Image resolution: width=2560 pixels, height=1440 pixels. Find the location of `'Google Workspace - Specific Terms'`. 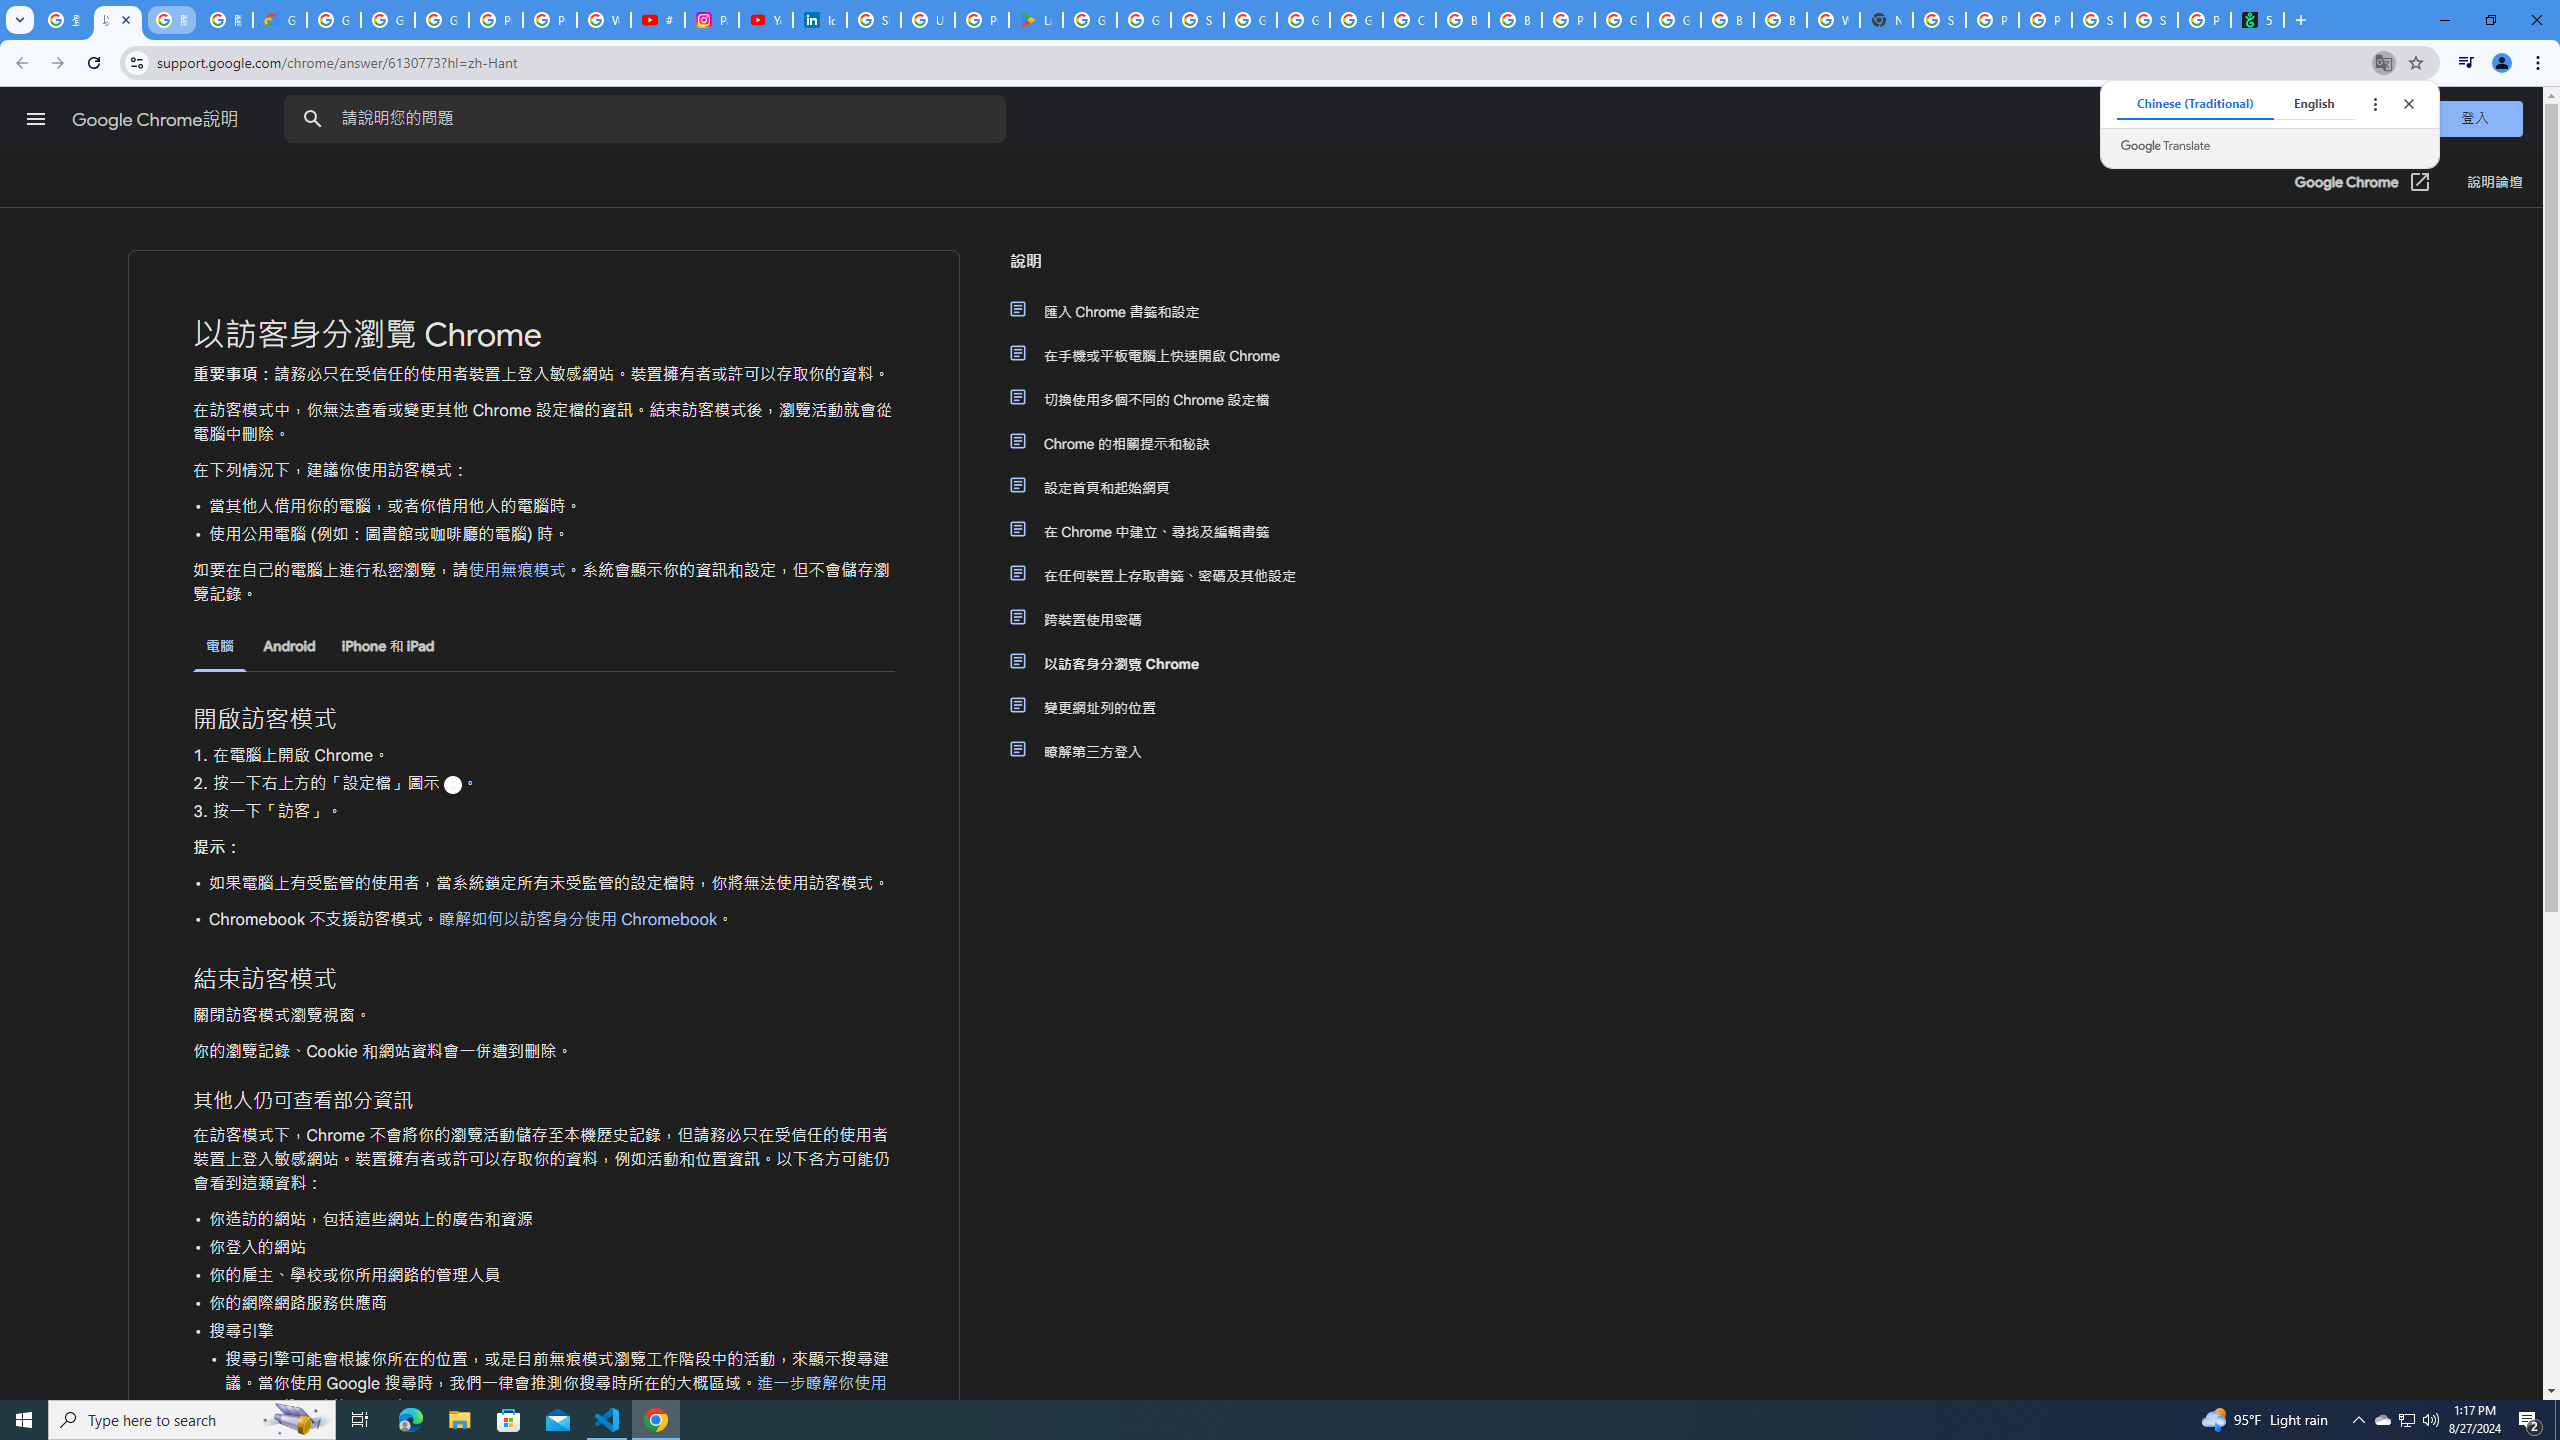

'Google Workspace - Specific Terms' is located at coordinates (1144, 19).